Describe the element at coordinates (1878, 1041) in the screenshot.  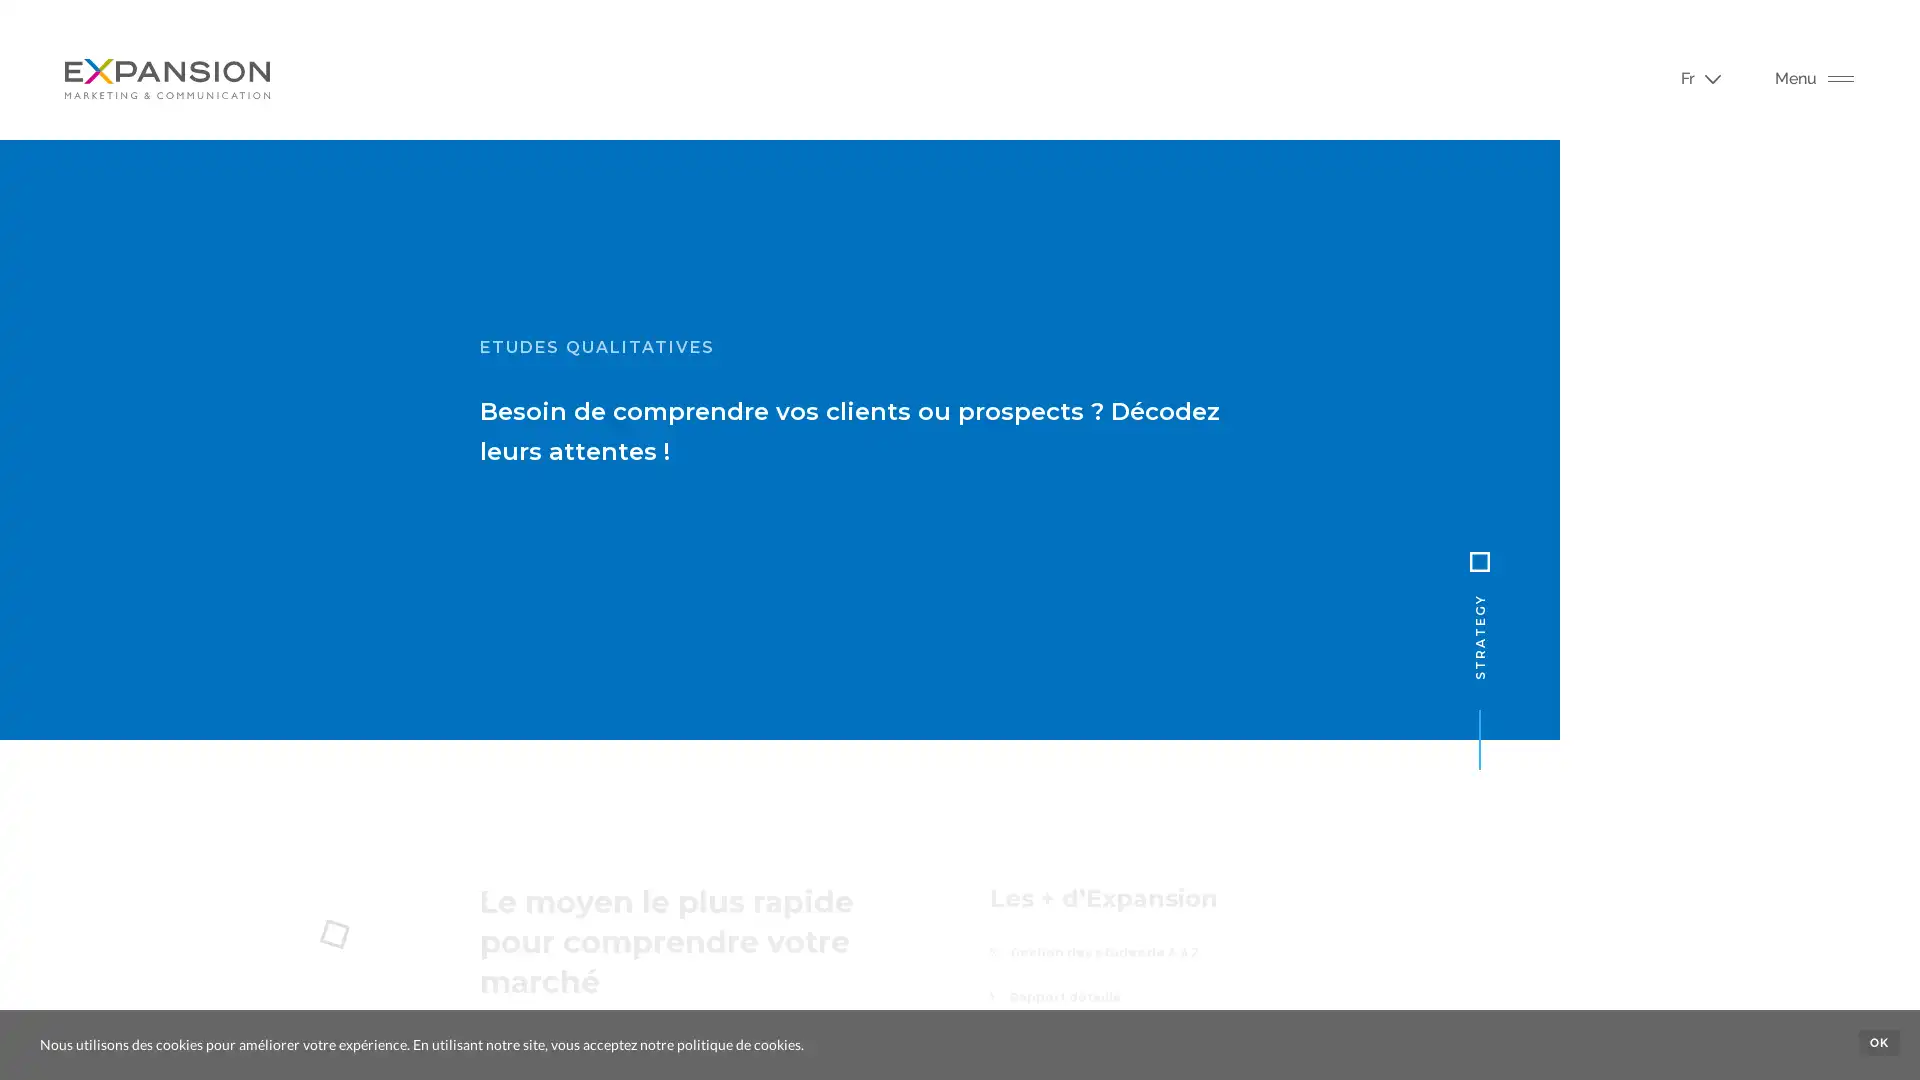
I see `OK` at that location.